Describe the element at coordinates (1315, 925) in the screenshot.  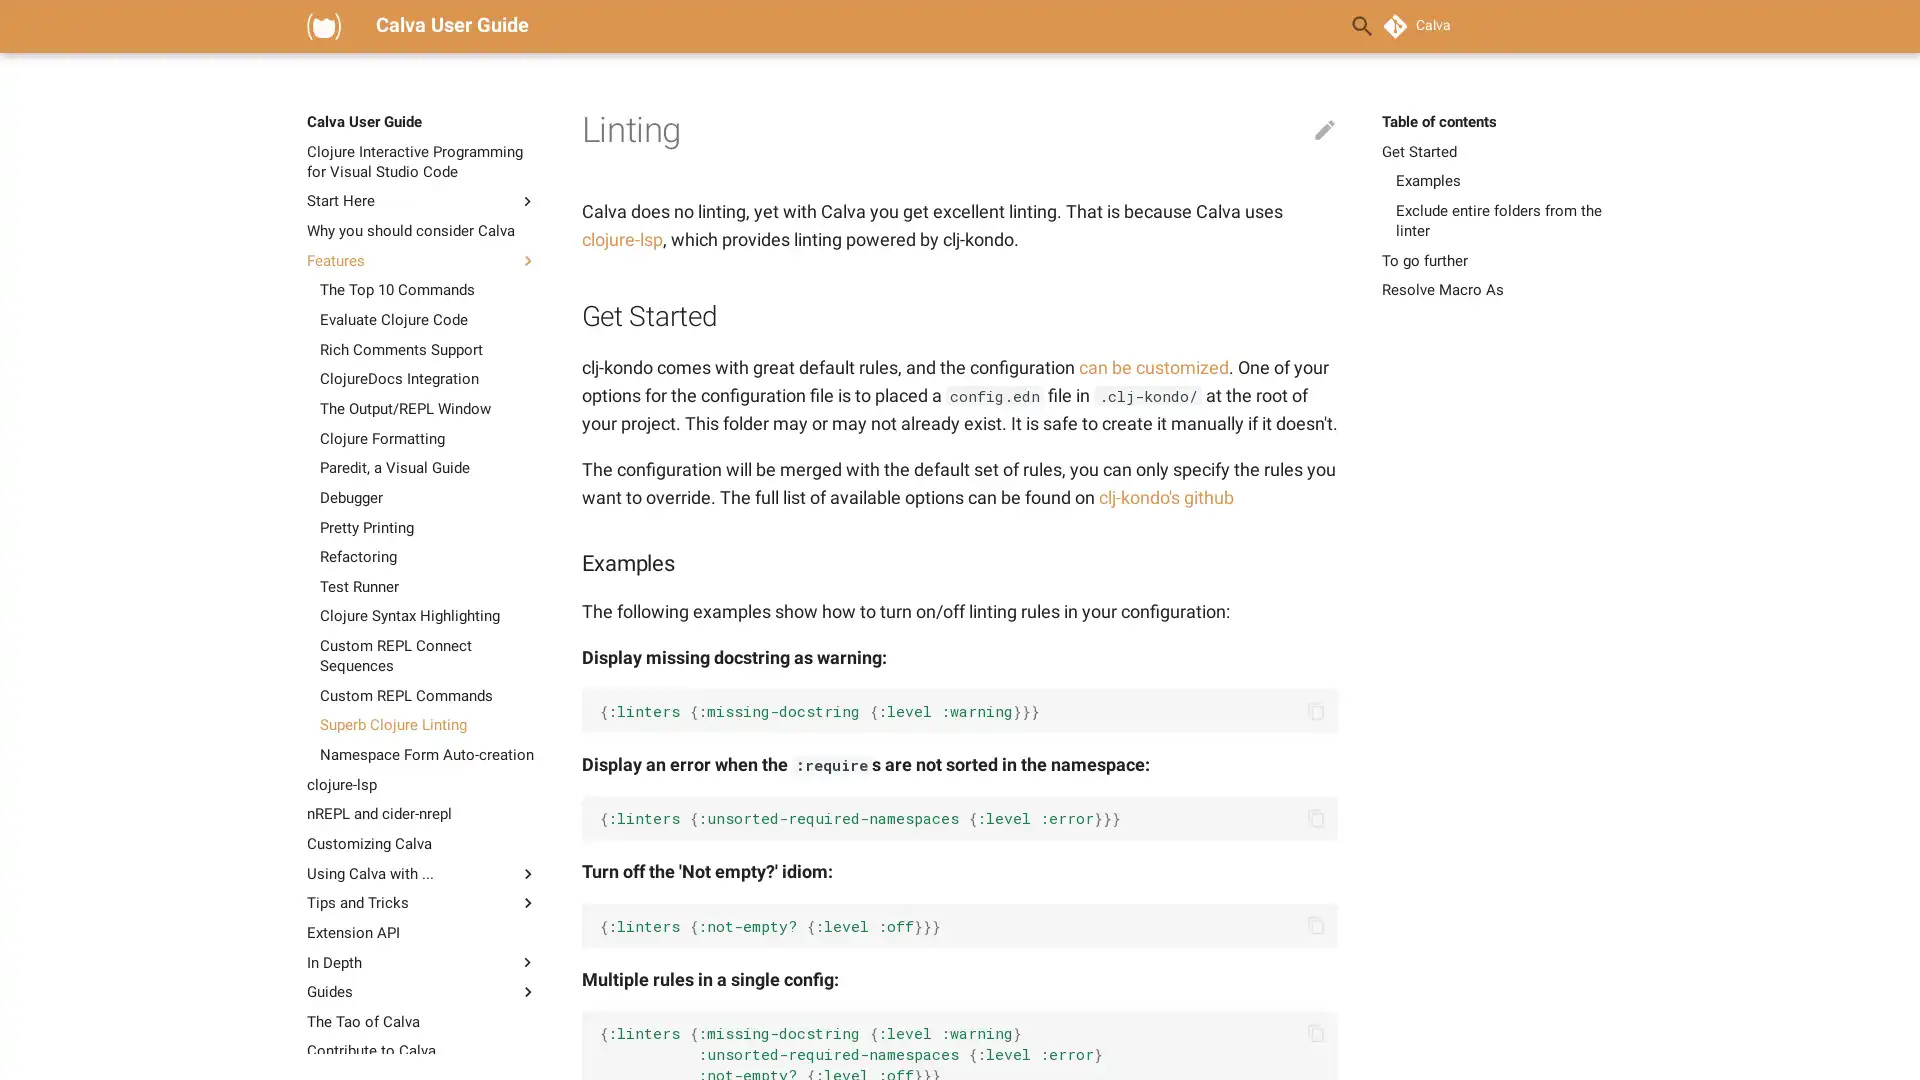
I see `Copy to clipboard` at that location.